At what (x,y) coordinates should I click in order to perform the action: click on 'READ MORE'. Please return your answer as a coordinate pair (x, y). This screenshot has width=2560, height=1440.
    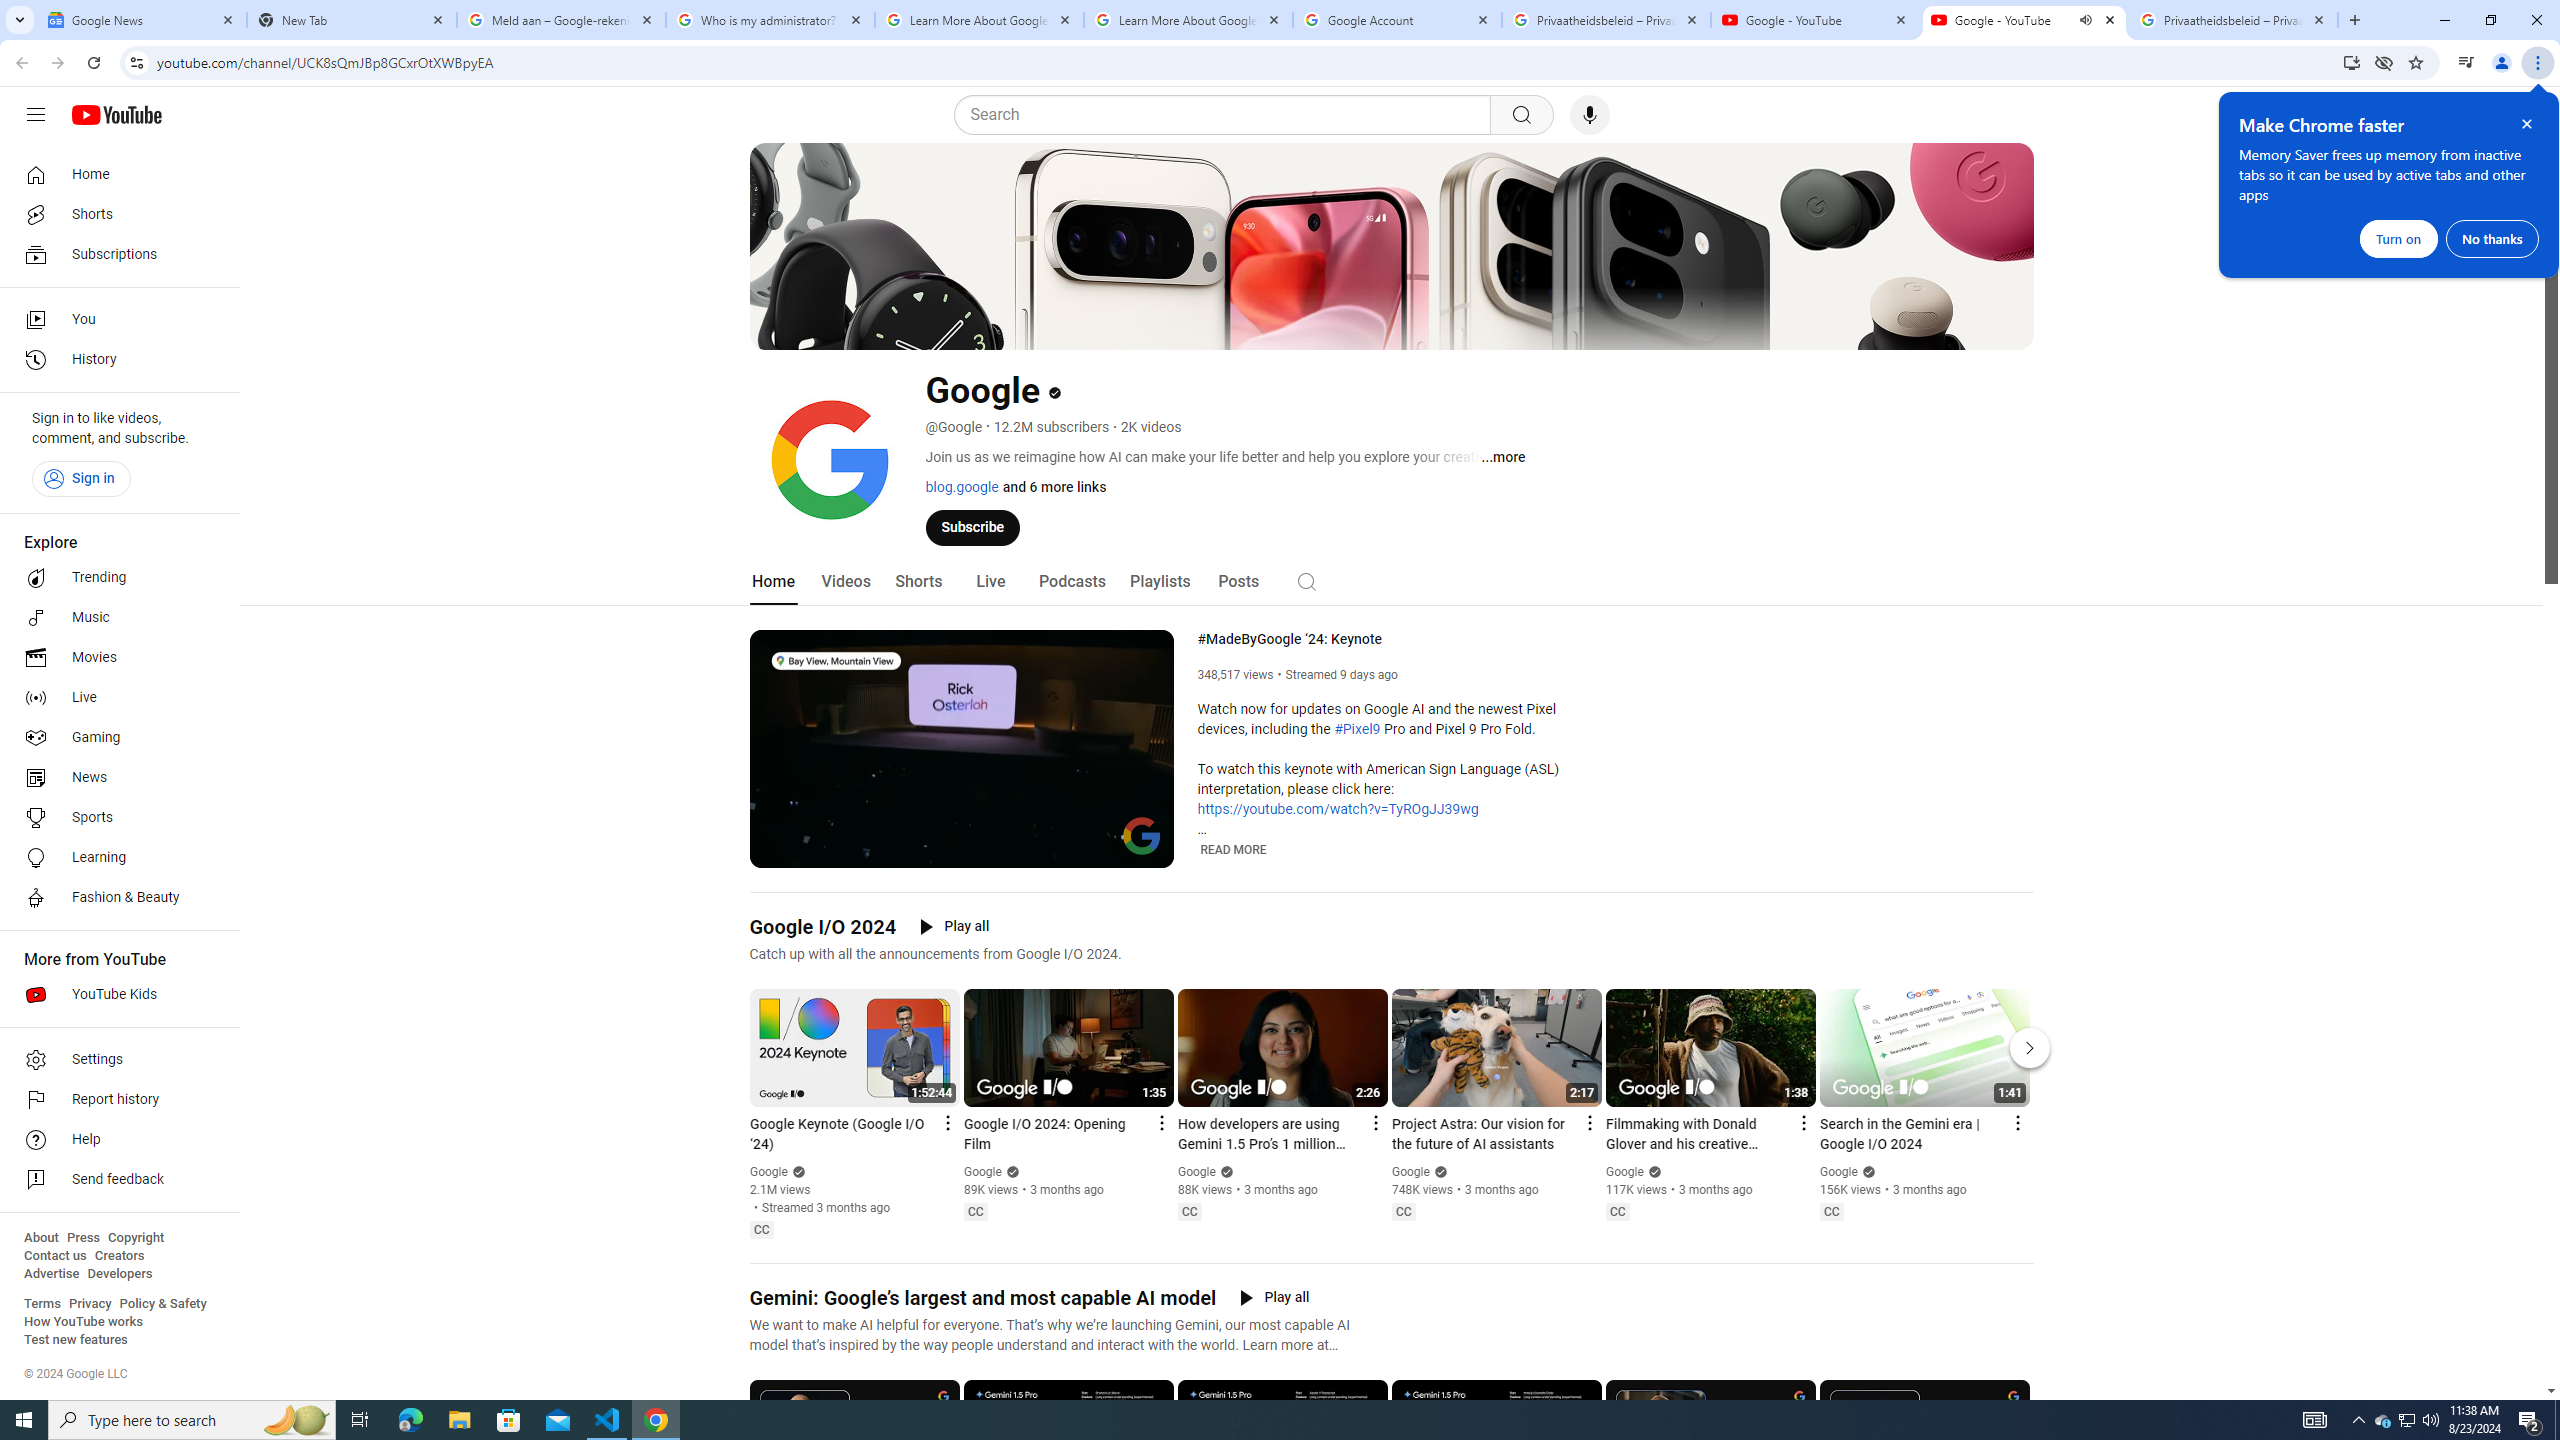
    Looking at the image, I should click on (1232, 849).